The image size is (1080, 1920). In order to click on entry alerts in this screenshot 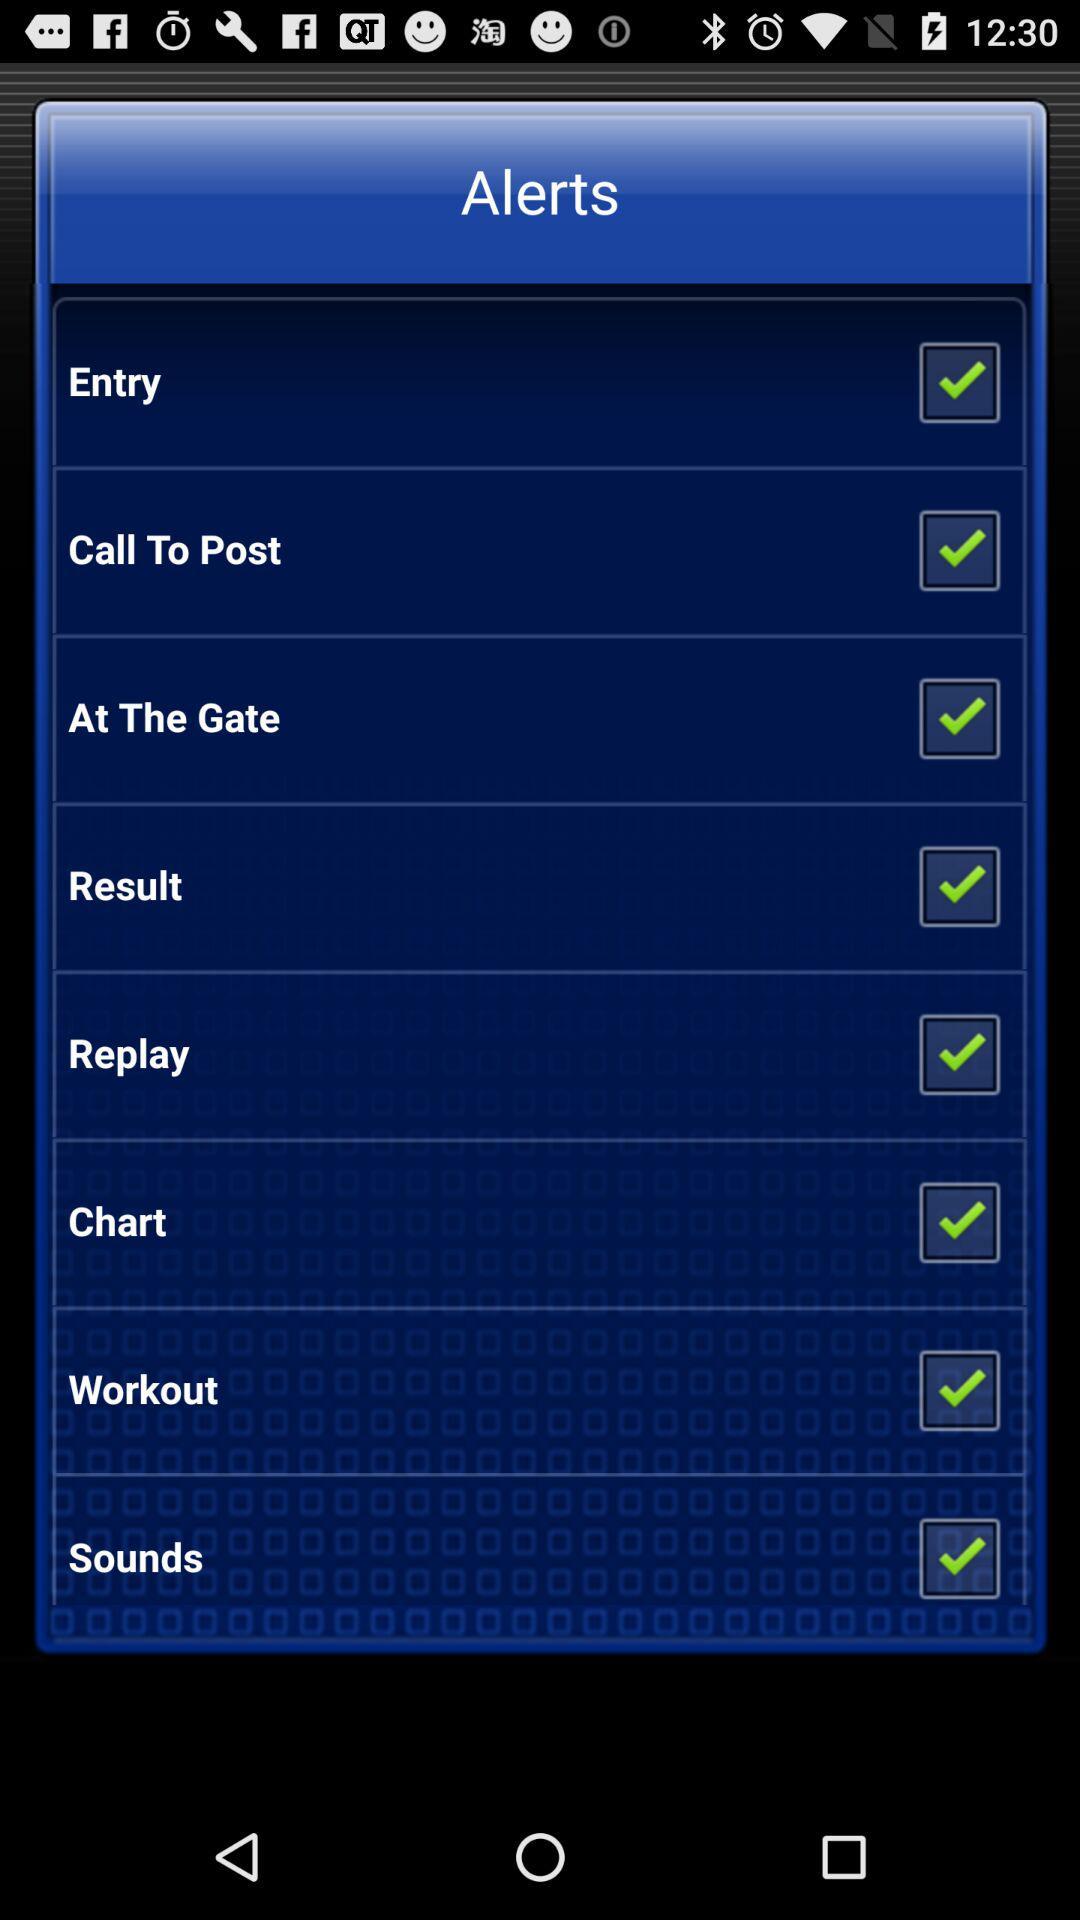, I will do `click(957, 380)`.